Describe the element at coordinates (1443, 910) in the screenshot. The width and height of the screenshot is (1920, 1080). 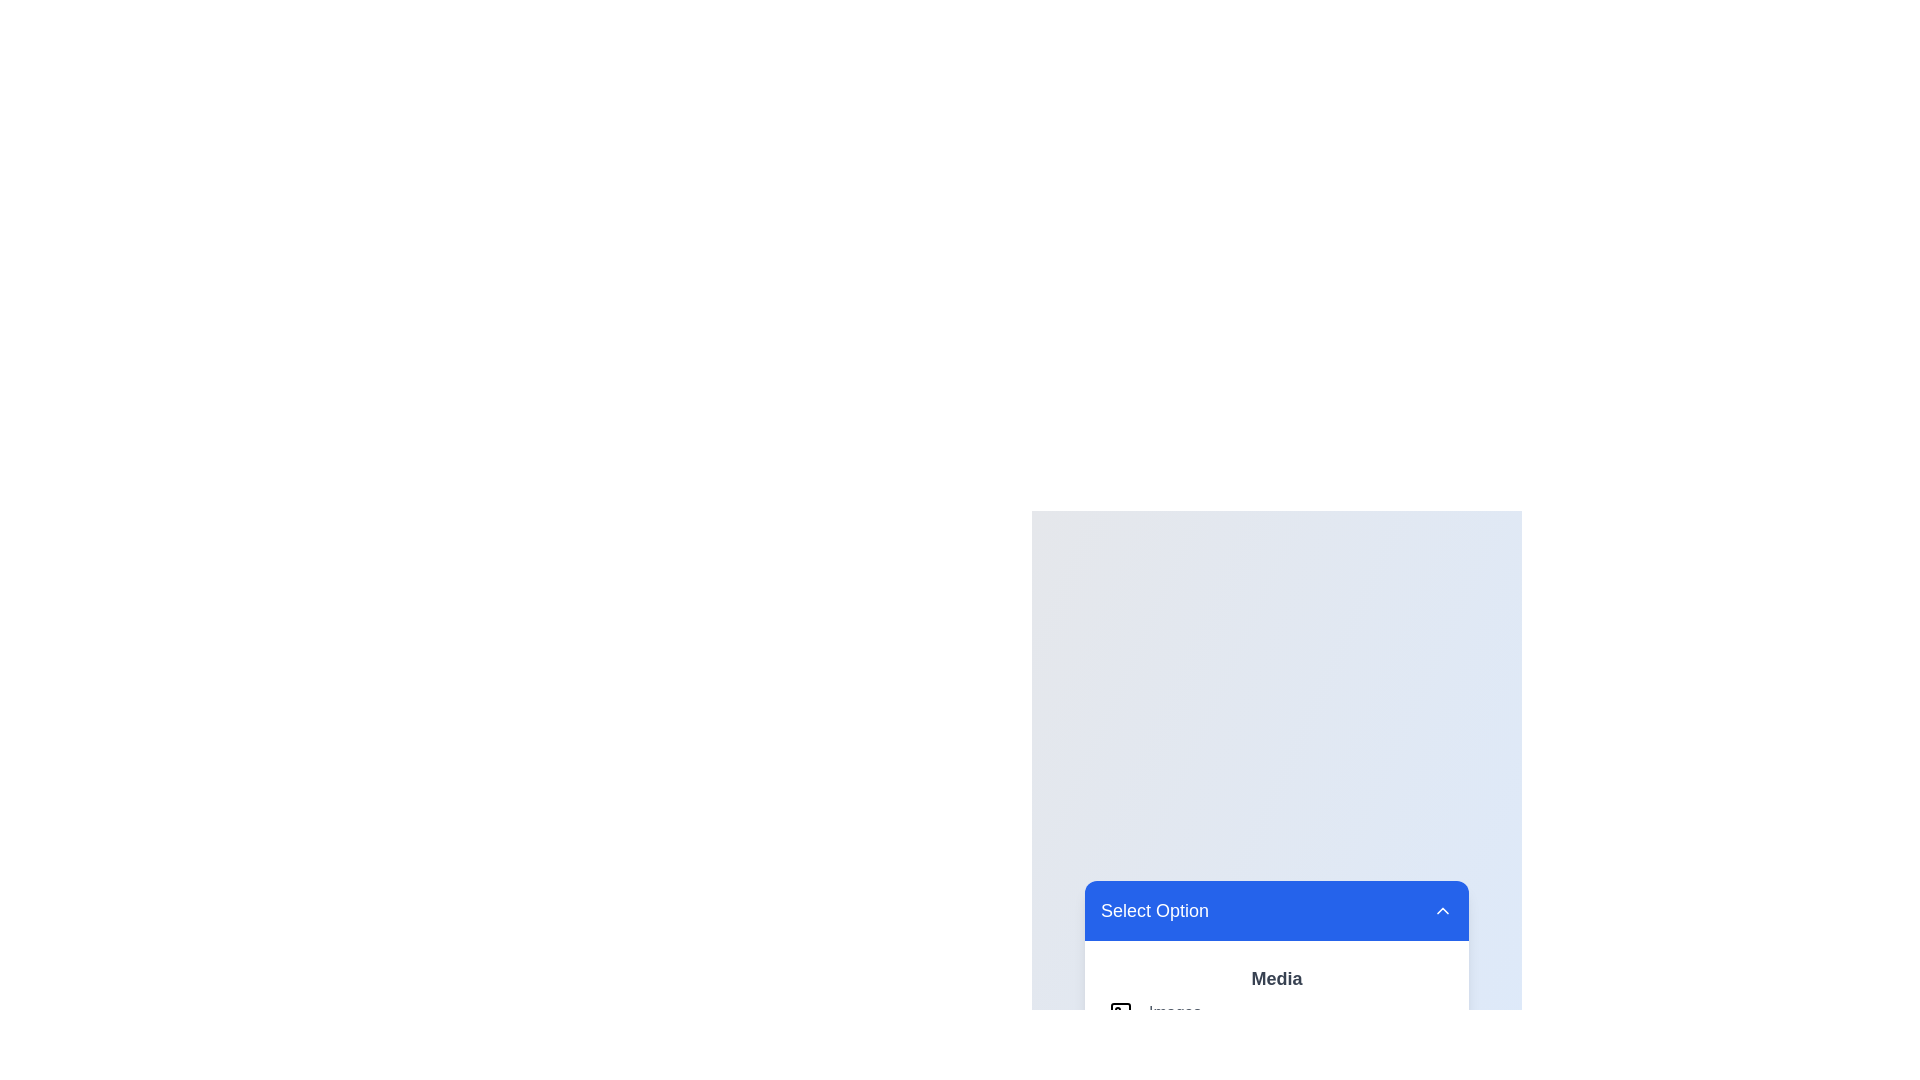
I see `the chevron icon located in the top right corner of the 'Select Option' header to interact with the dropdown menu` at that location.